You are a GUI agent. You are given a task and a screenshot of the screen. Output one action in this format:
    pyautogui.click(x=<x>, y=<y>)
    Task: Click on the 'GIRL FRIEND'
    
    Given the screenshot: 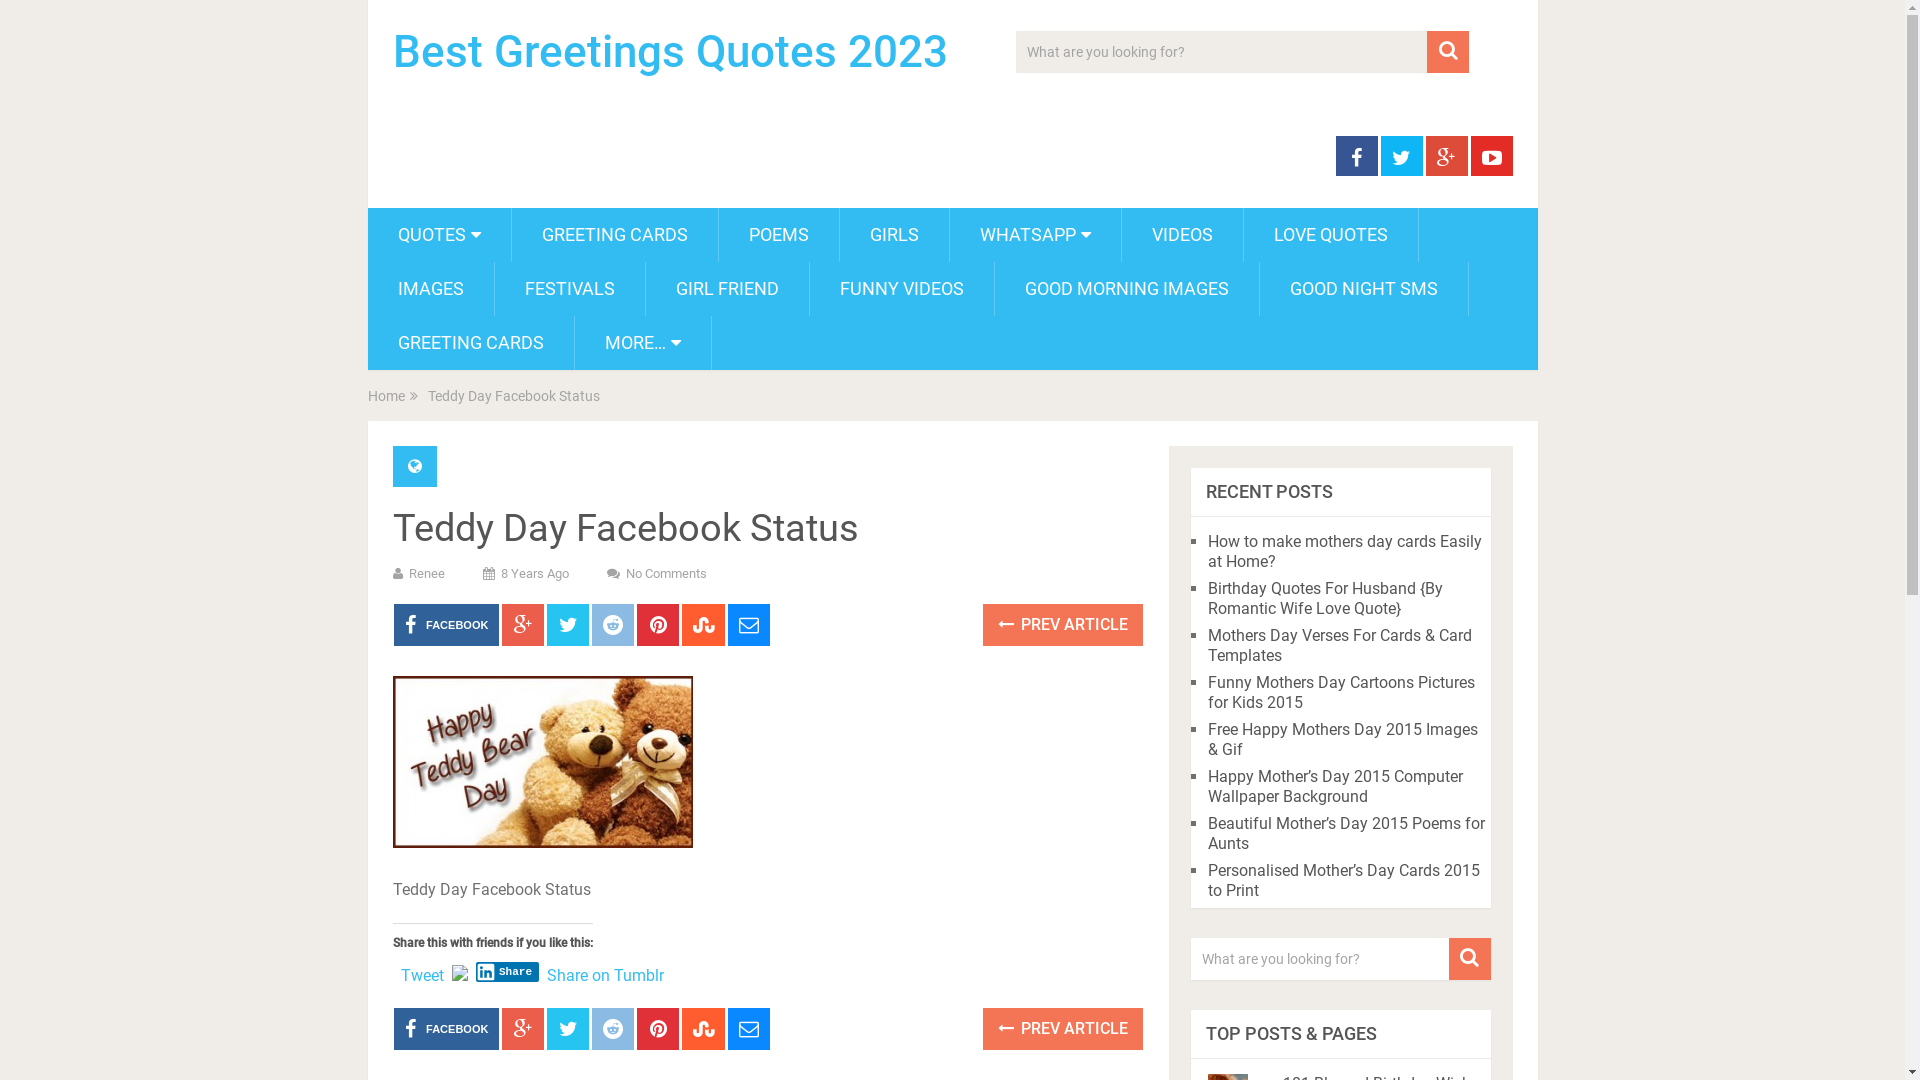 What is the action you would take?
    pyautogui.click(x=646, y=289)
    